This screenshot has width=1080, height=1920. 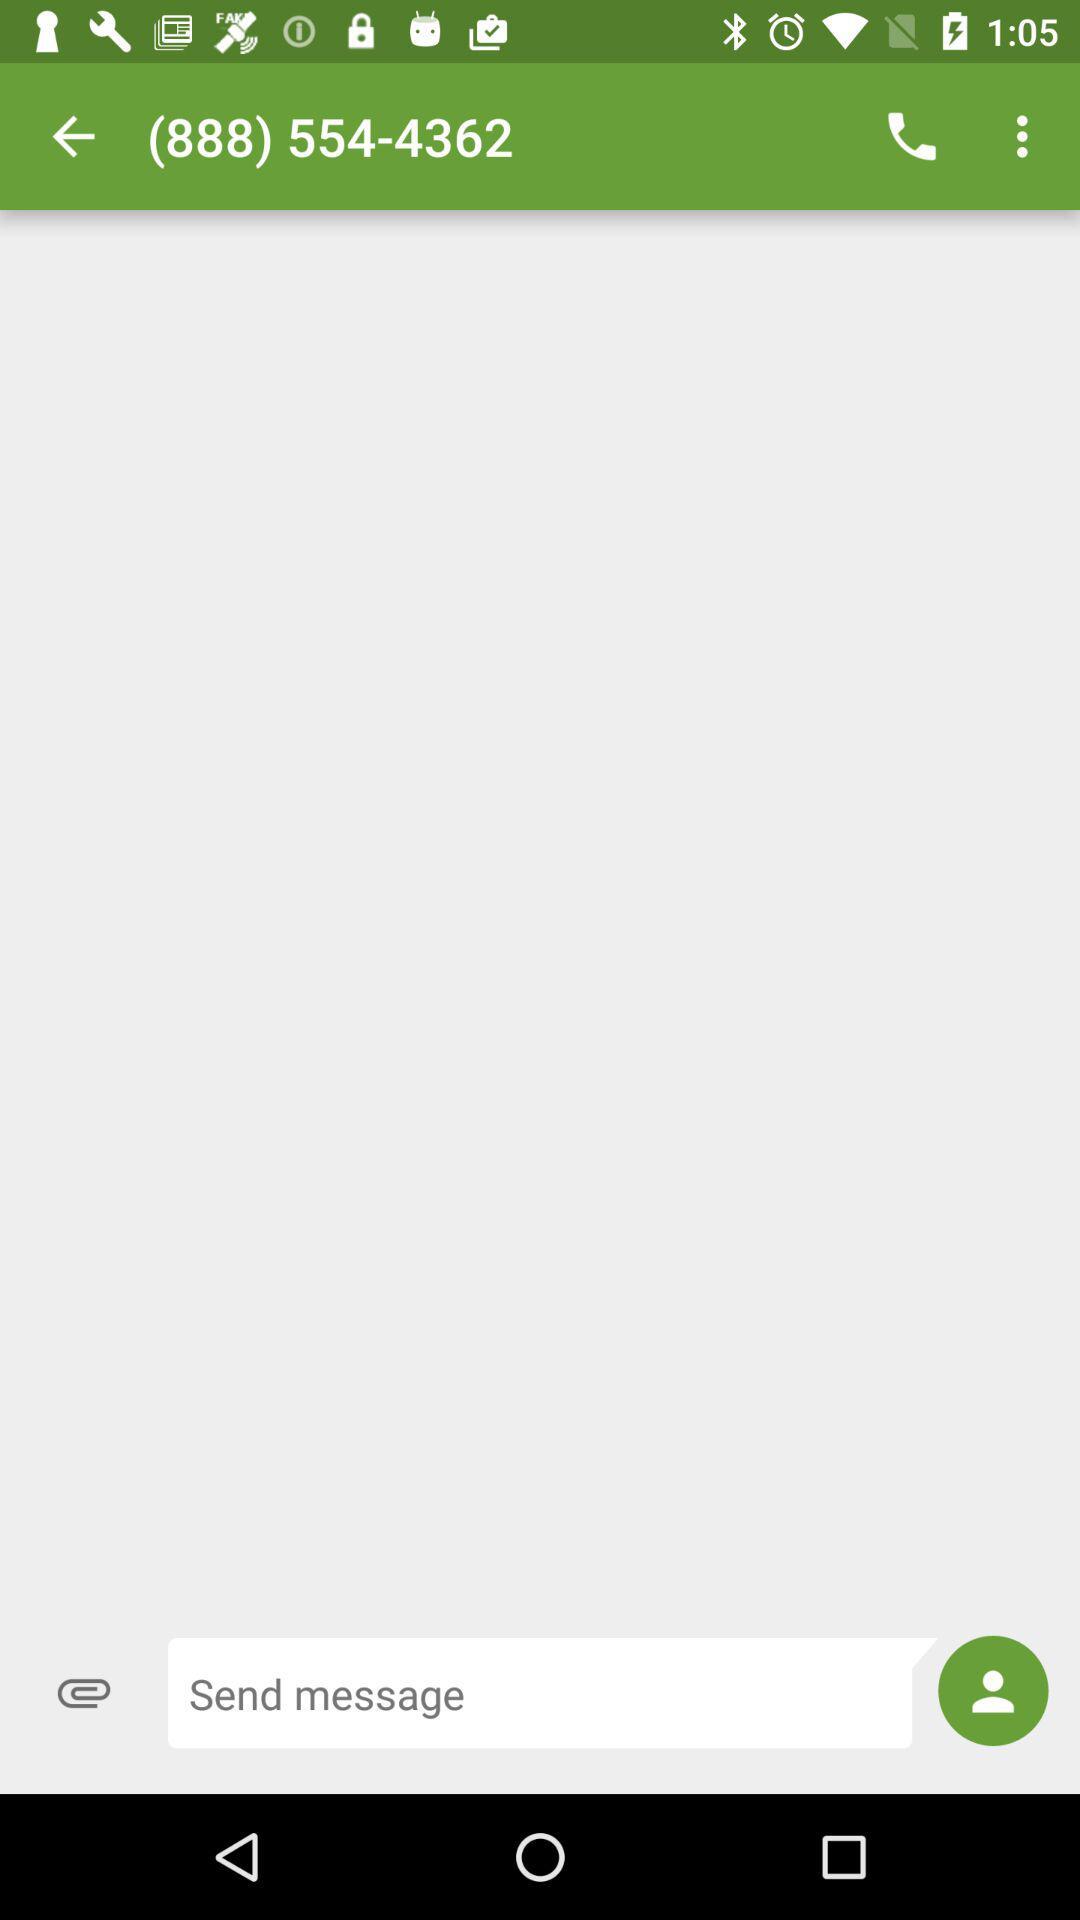 I want to click on the avatar icon, so click(x=993, y=1689).